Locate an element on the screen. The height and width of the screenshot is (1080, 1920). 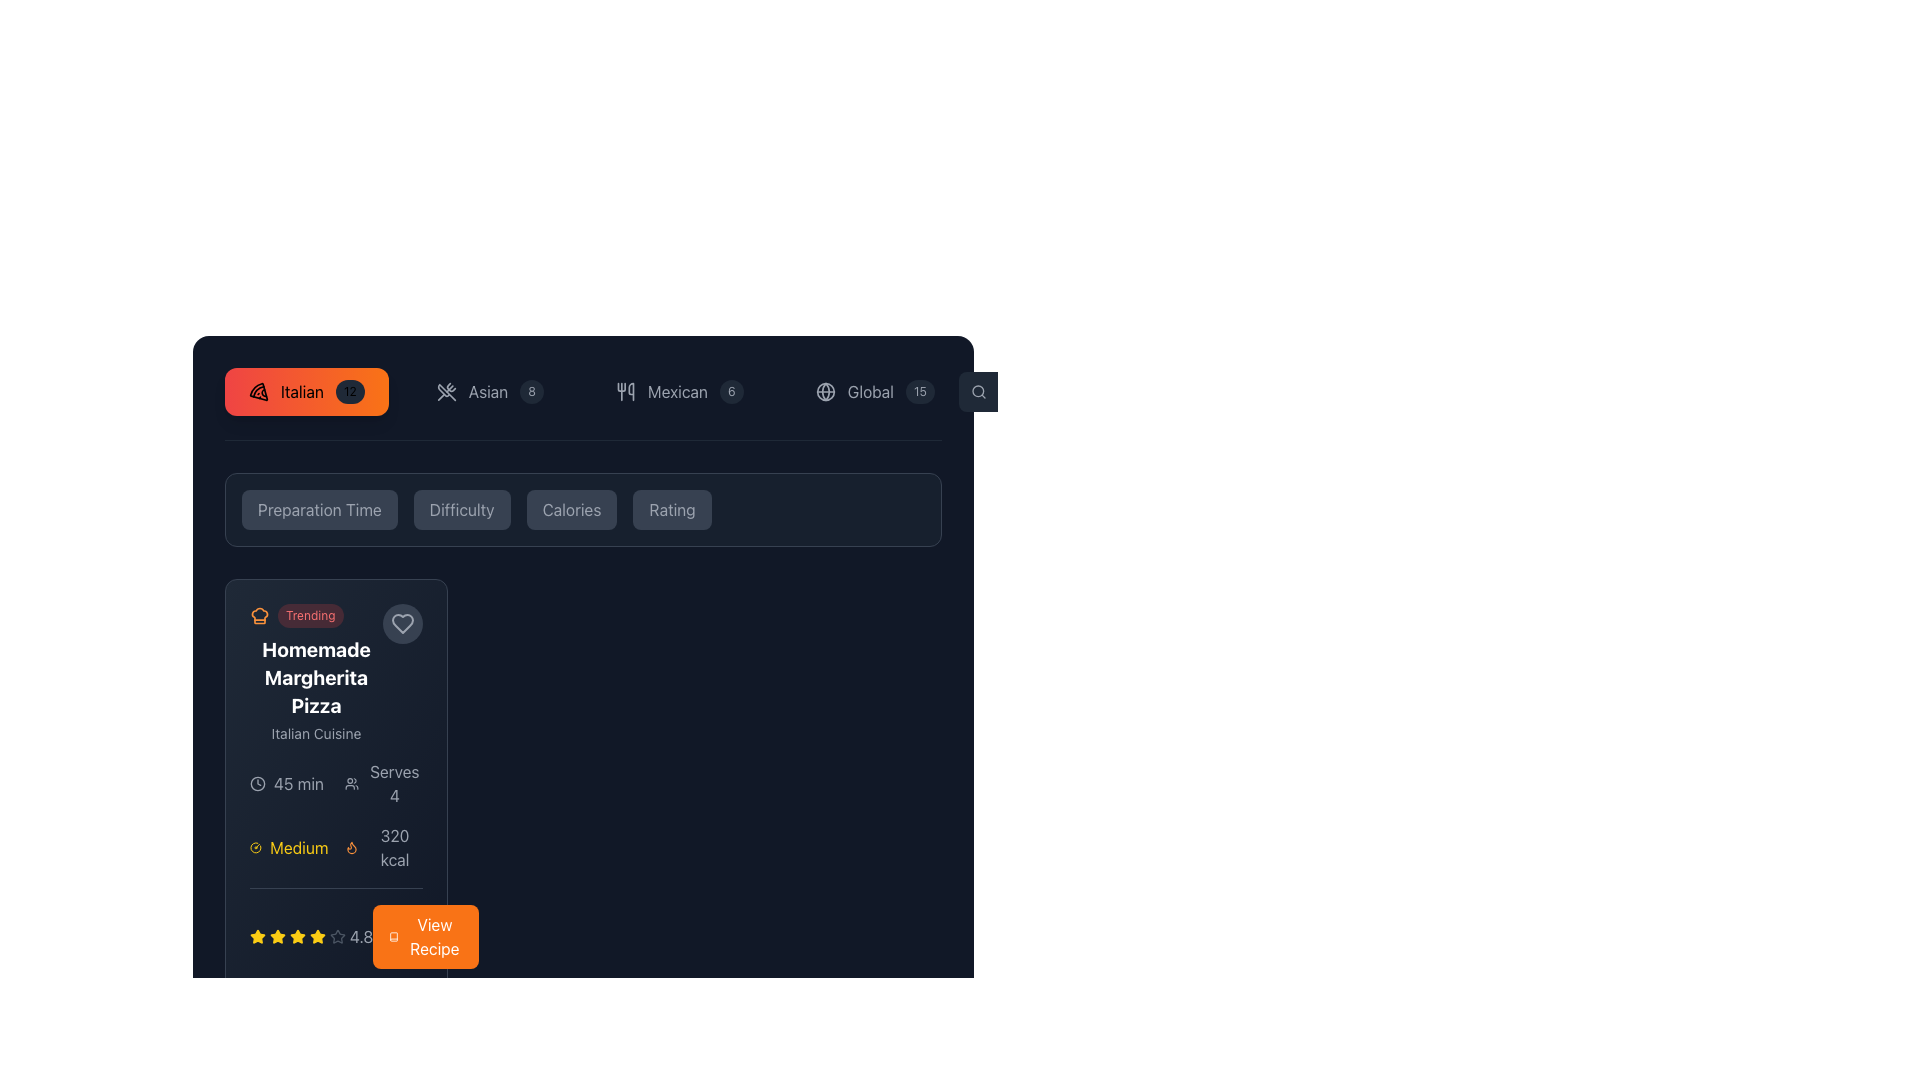
the fourth star icon representing a filled rating for 'Homemade Margherita Pizza', which is located below the description and above the 'View Recipe' button is located at coordinates (296, 937).